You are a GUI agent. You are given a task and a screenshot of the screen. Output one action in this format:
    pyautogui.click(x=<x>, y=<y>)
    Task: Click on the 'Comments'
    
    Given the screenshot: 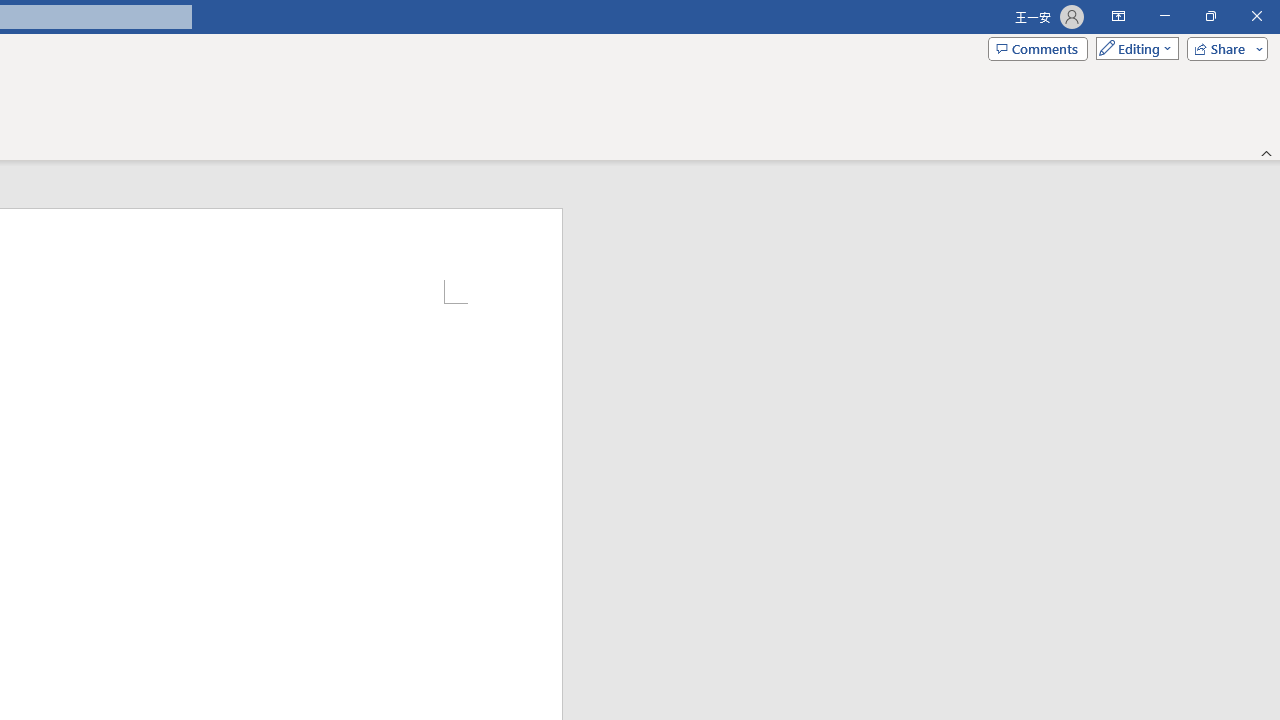 What is the action you would take?
    pyautogui.click(x=1038, y=47)
    